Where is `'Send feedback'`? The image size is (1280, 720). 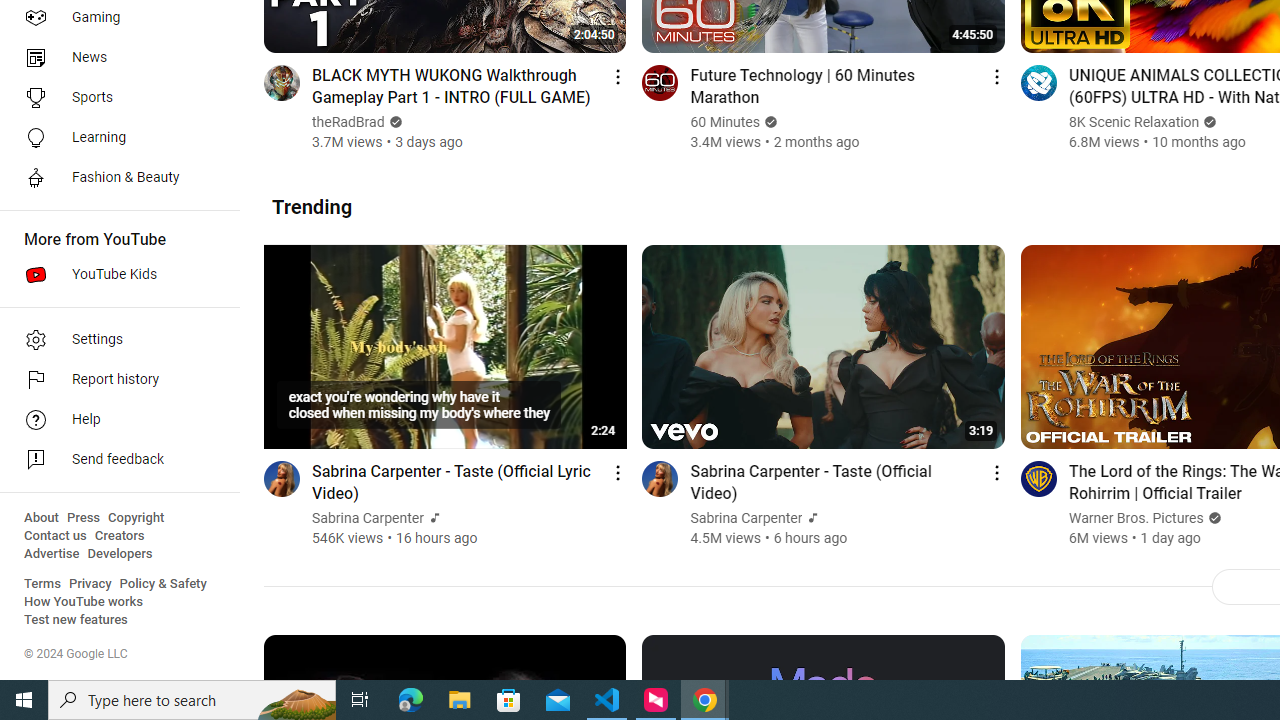
'Send feedback' is located at coordinates (112, 460).